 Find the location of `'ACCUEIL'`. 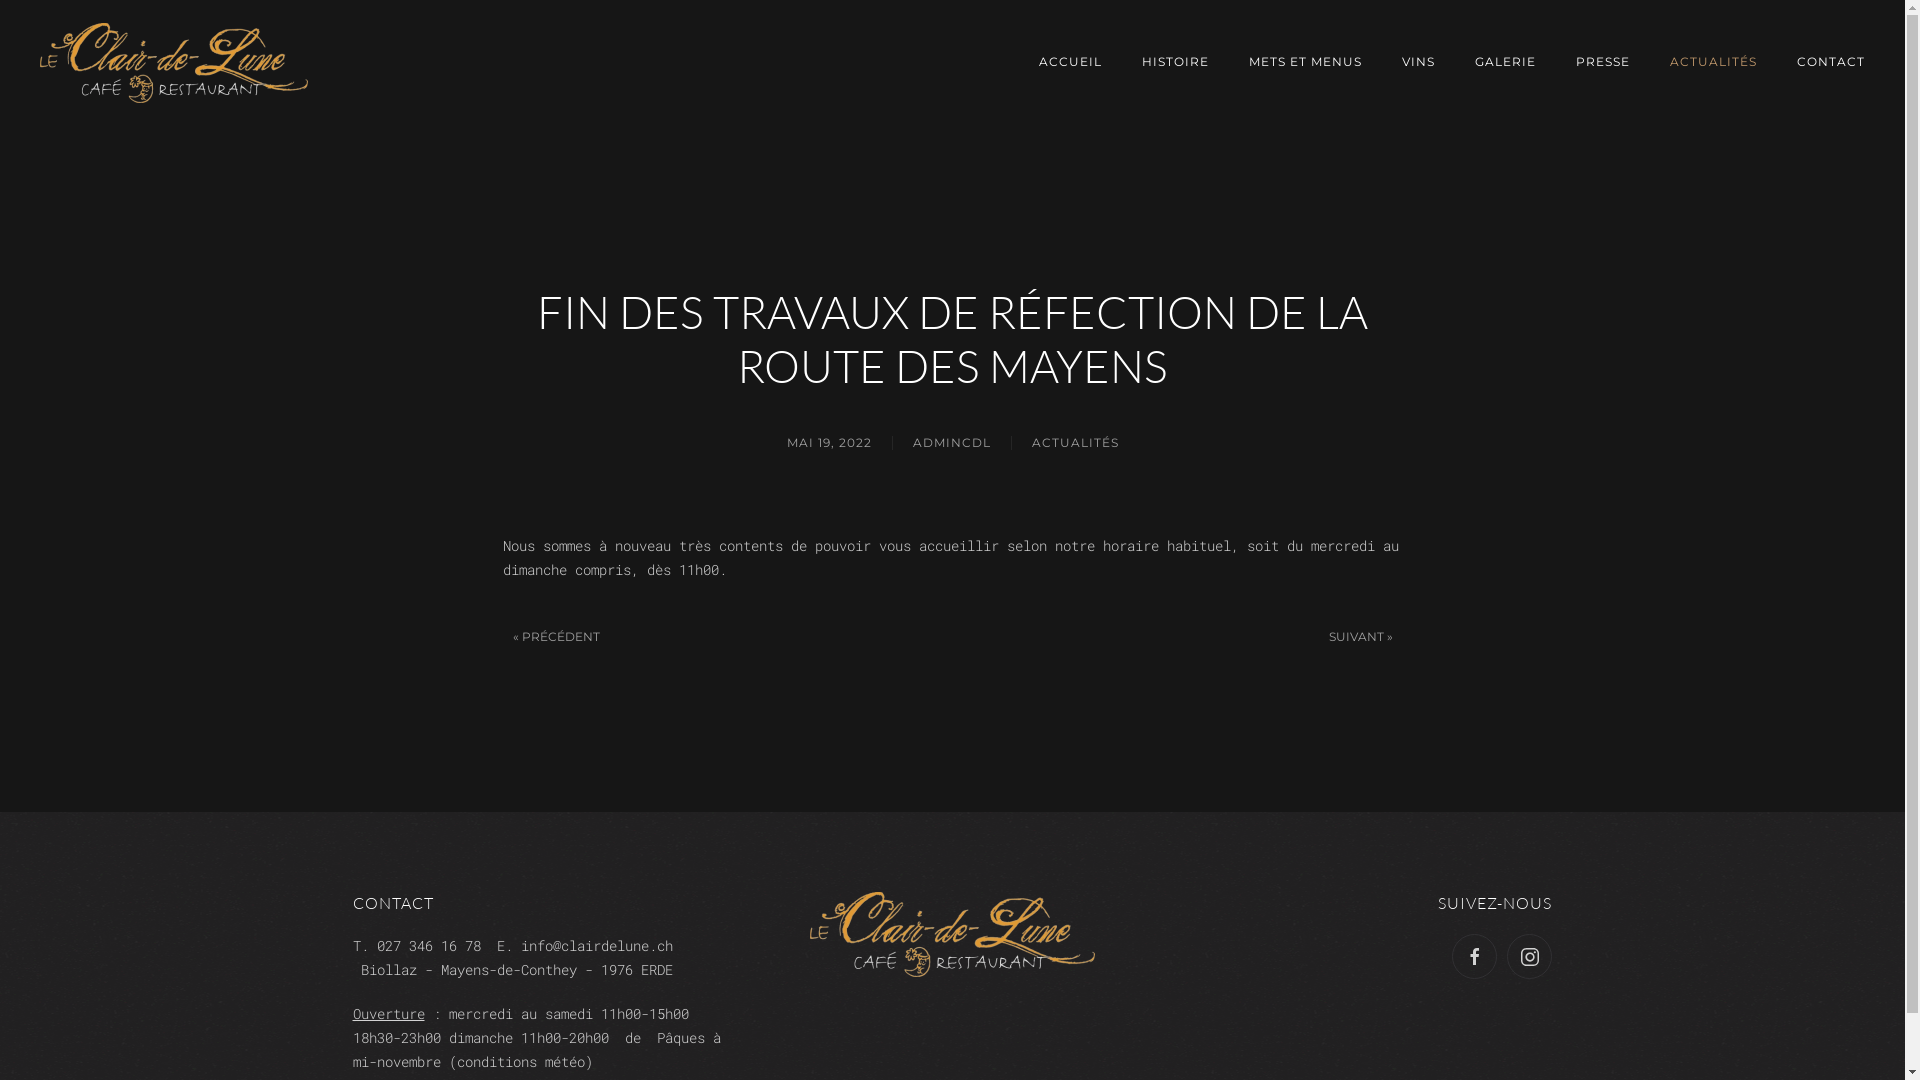

'ACCUEIL' is located at coordinates (1069, 61).